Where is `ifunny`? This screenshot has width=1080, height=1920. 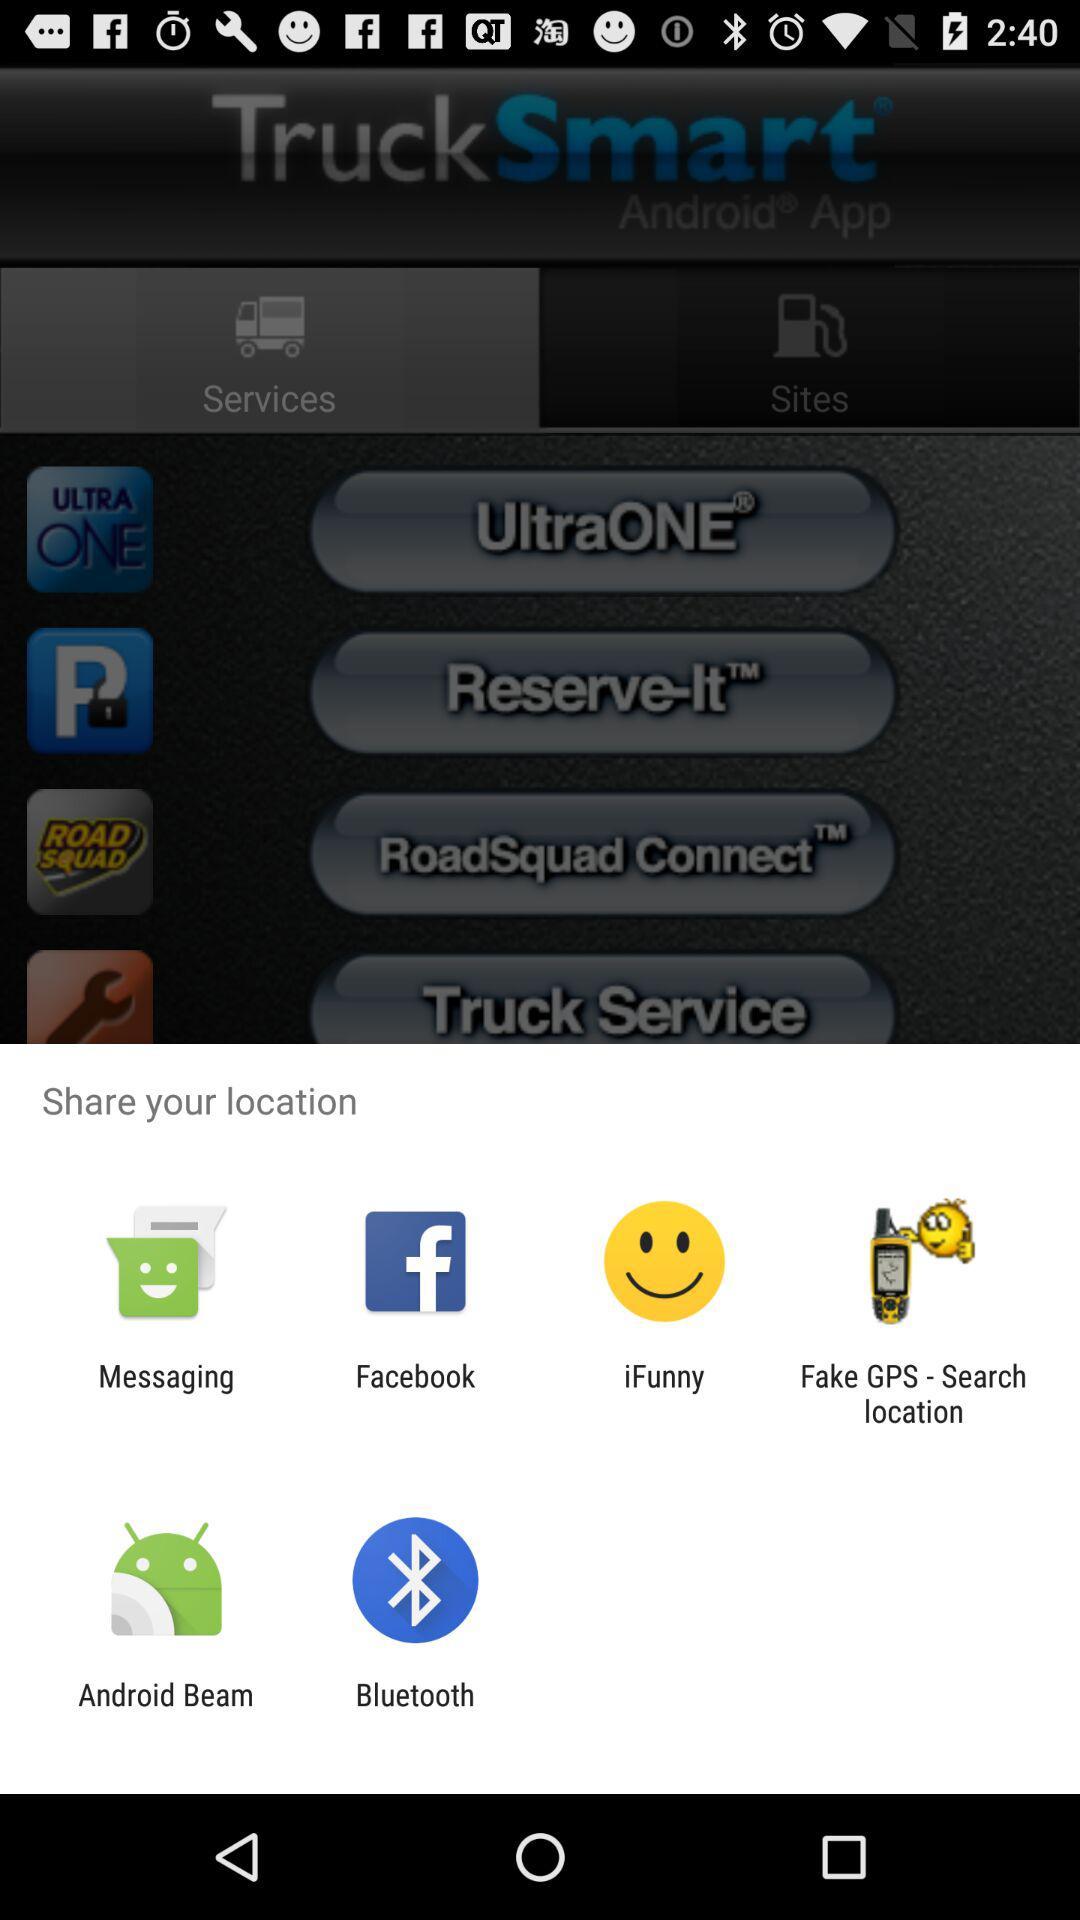 ifunny is located at coordinates (664, 1392).